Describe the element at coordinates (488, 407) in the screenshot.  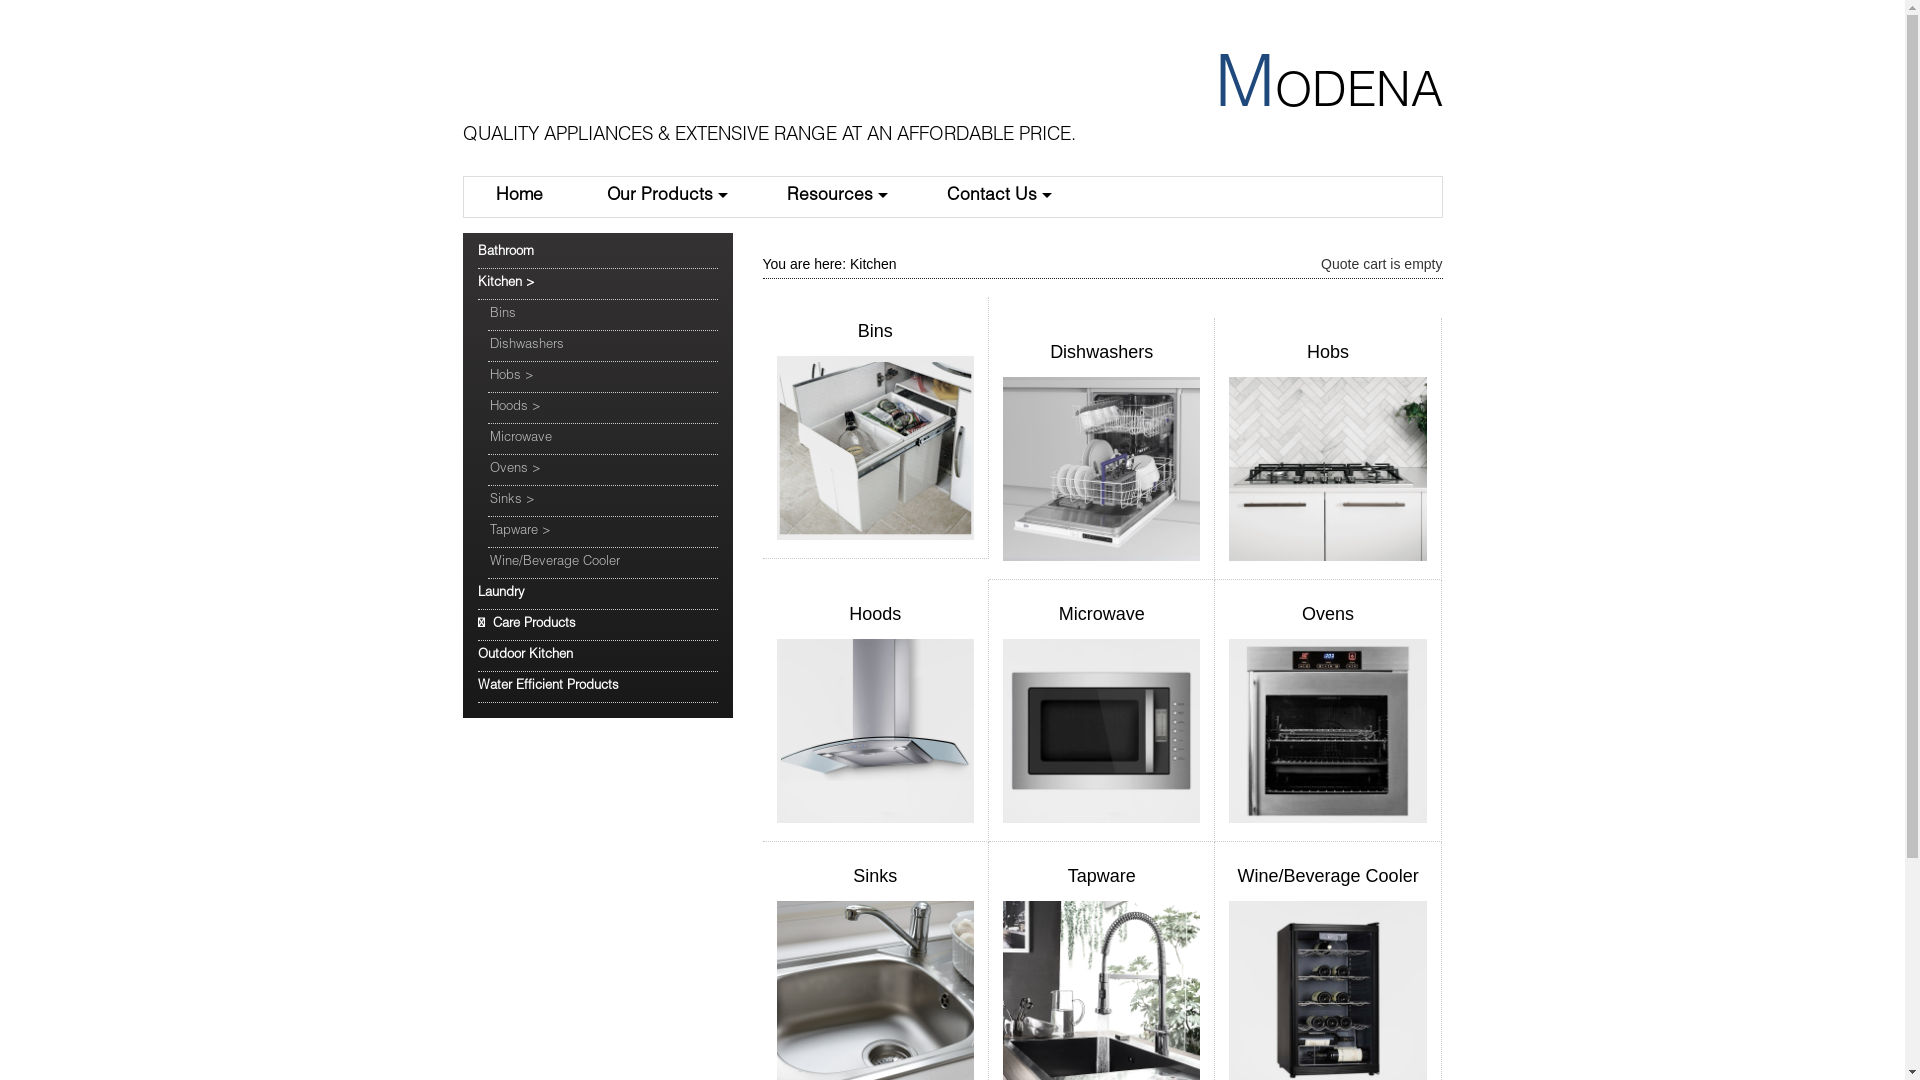
I see `'Hoods >'` at that location.